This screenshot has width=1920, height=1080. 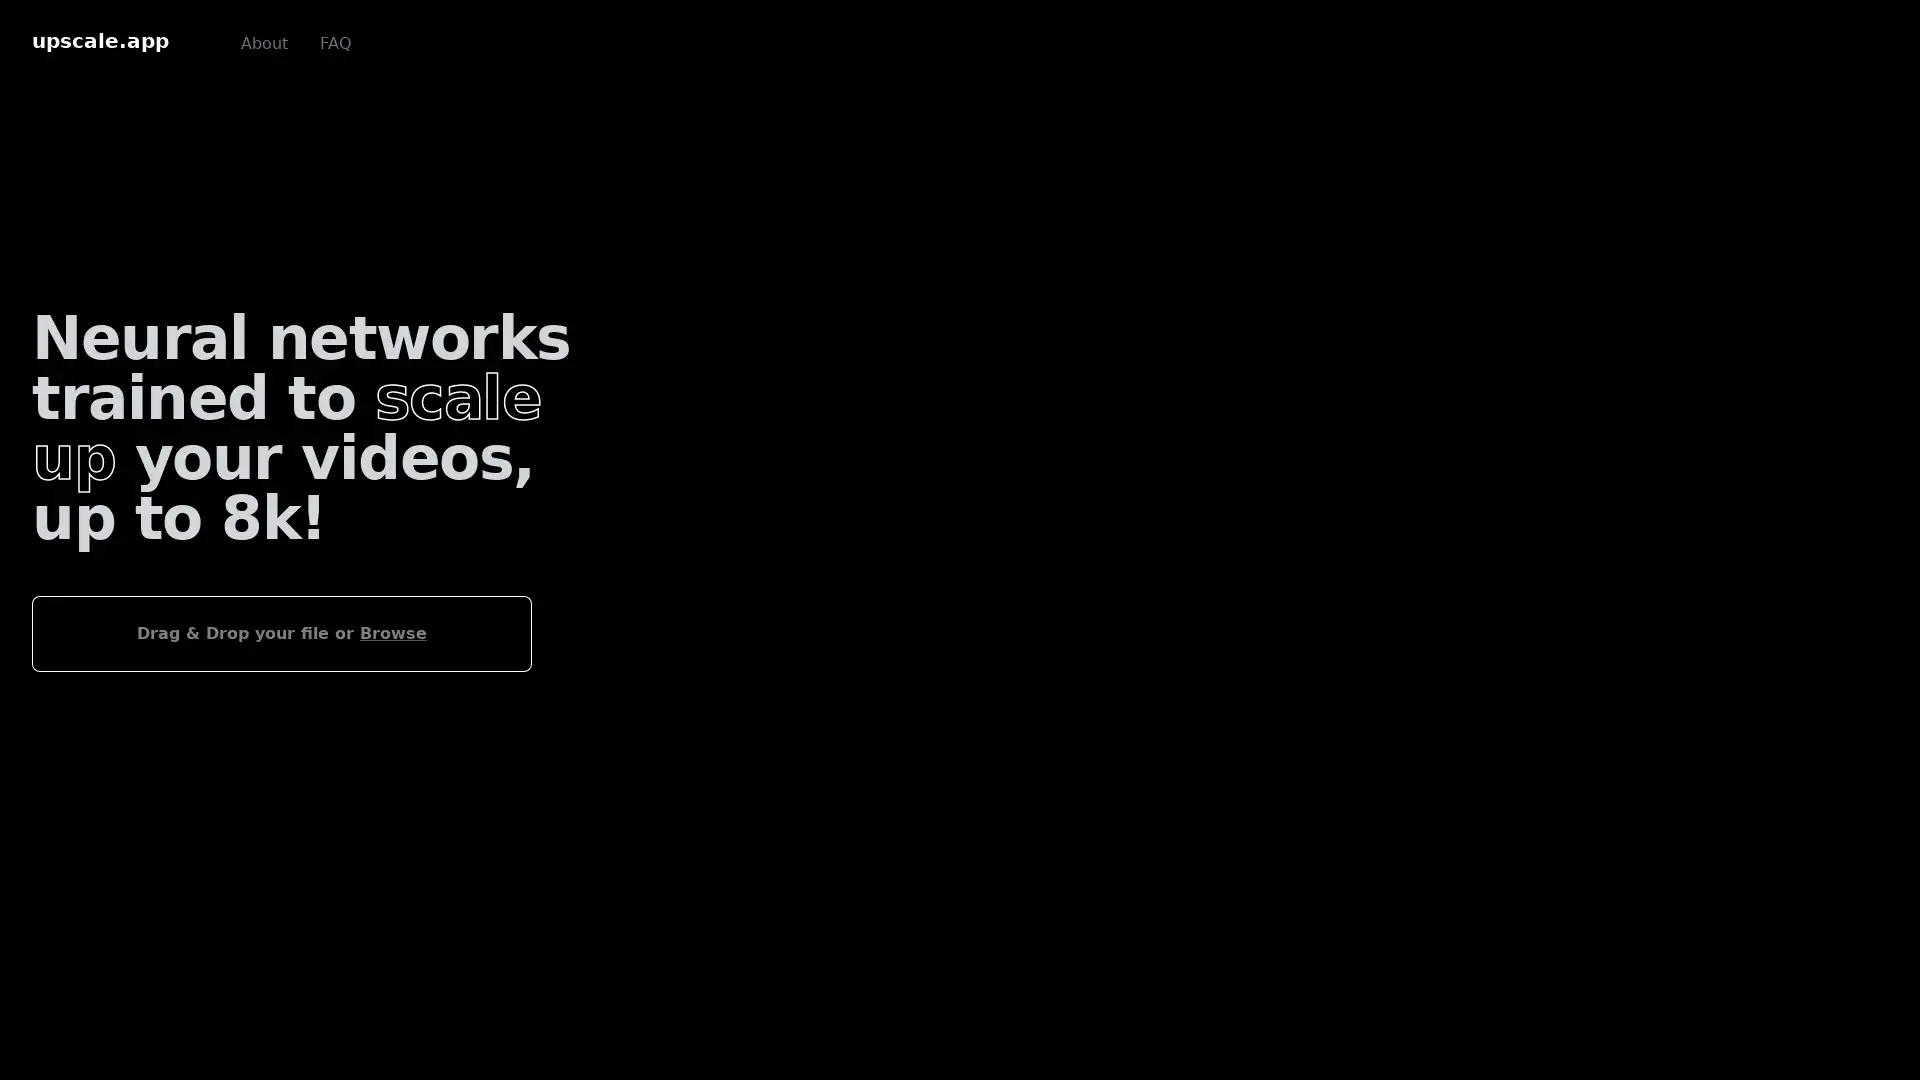 I want to click on Drag & Drop your file or Browse, so click(x=281, y=597).